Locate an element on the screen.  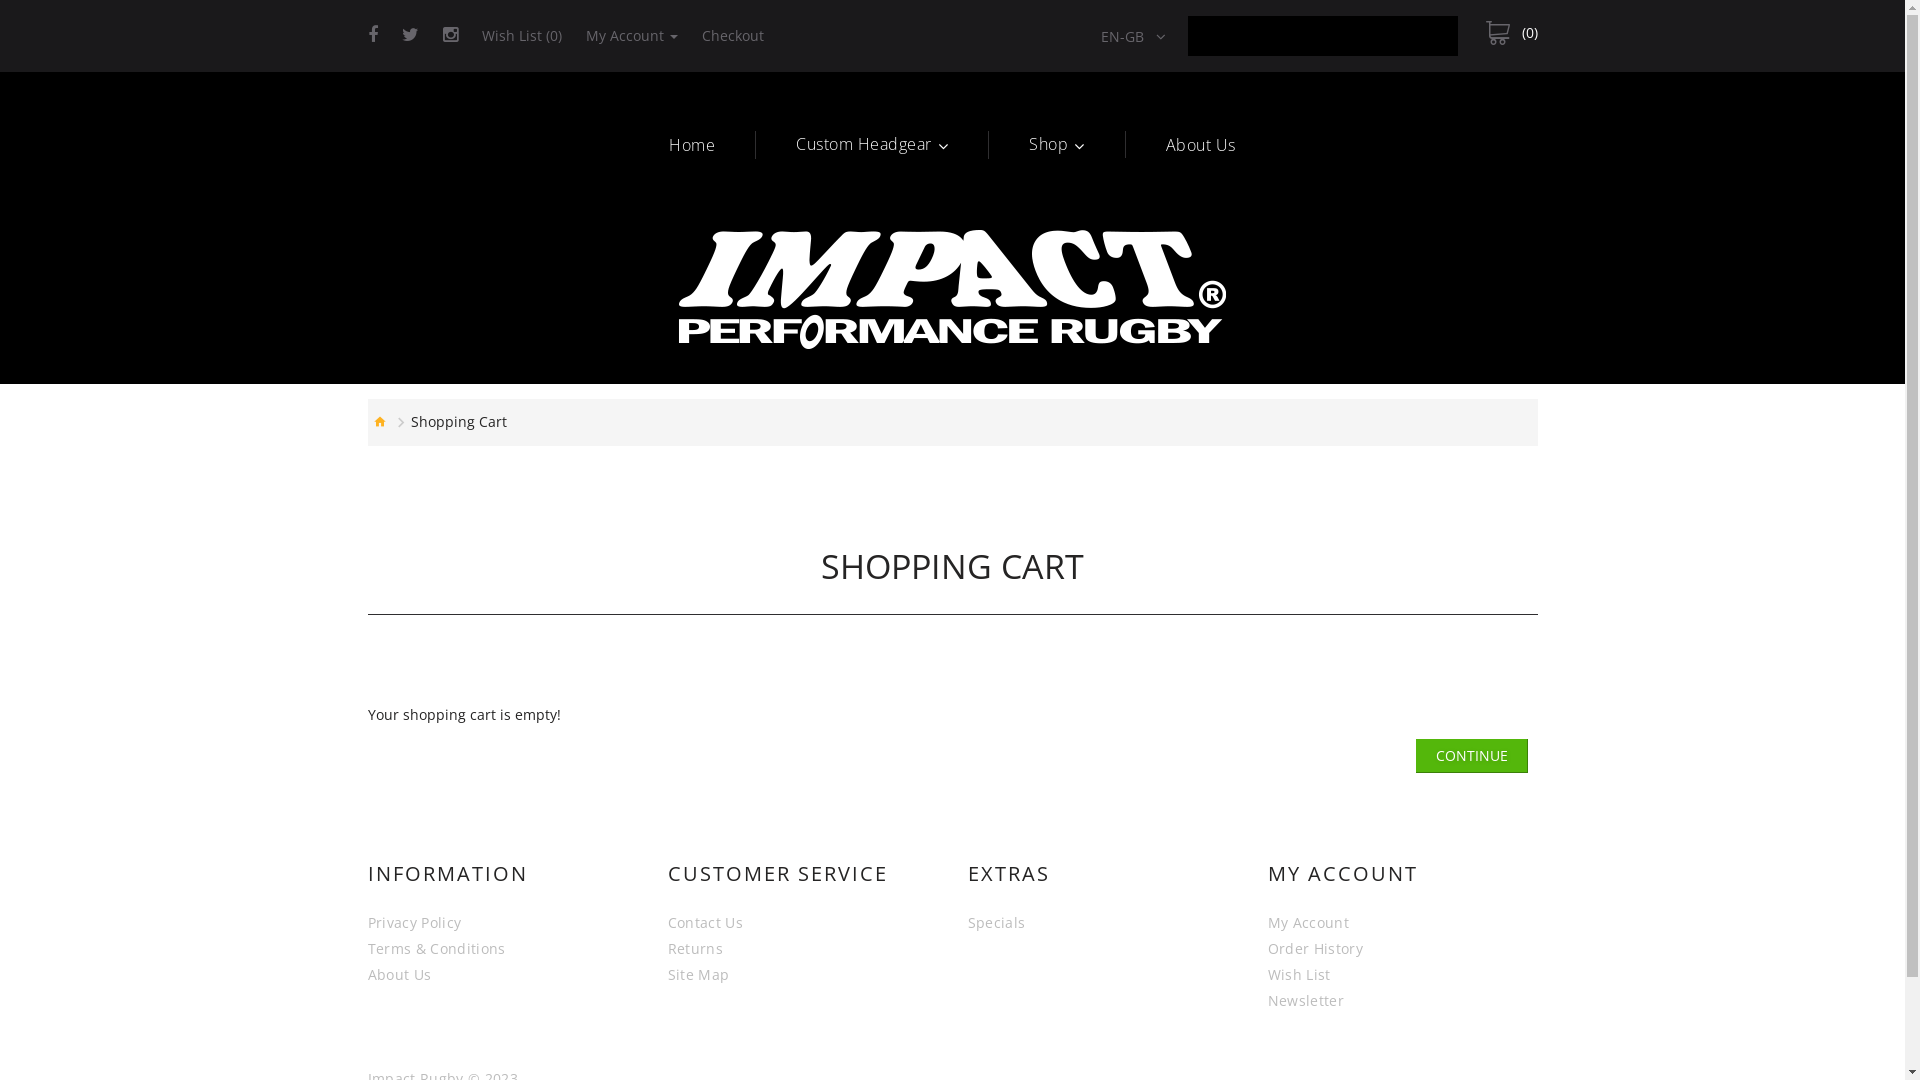
'Site Map' is located at coordinates (699, 974).